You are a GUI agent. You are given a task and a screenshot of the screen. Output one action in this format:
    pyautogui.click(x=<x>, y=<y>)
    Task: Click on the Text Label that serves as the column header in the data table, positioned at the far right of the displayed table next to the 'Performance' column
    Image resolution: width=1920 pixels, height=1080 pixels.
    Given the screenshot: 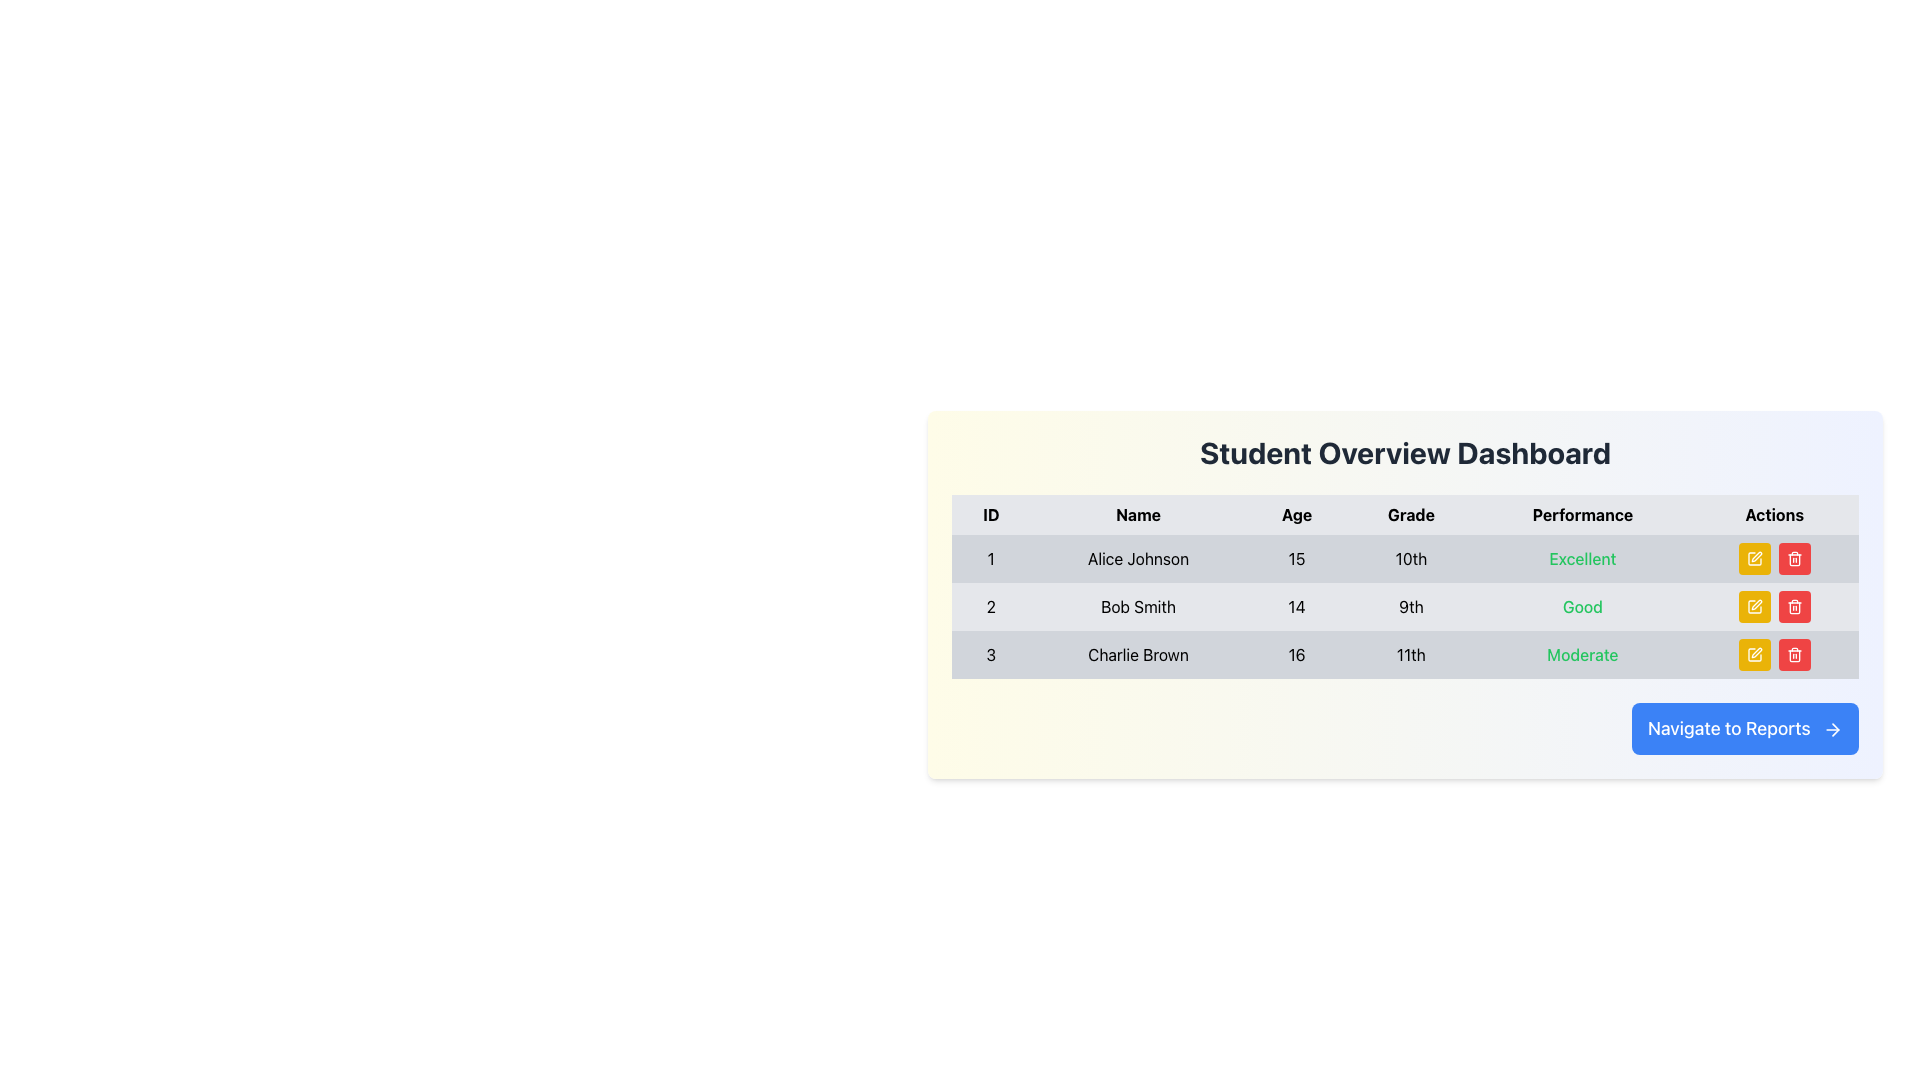 What is the action you would take?
    pyautogui.click(x=1774, y=514)
    